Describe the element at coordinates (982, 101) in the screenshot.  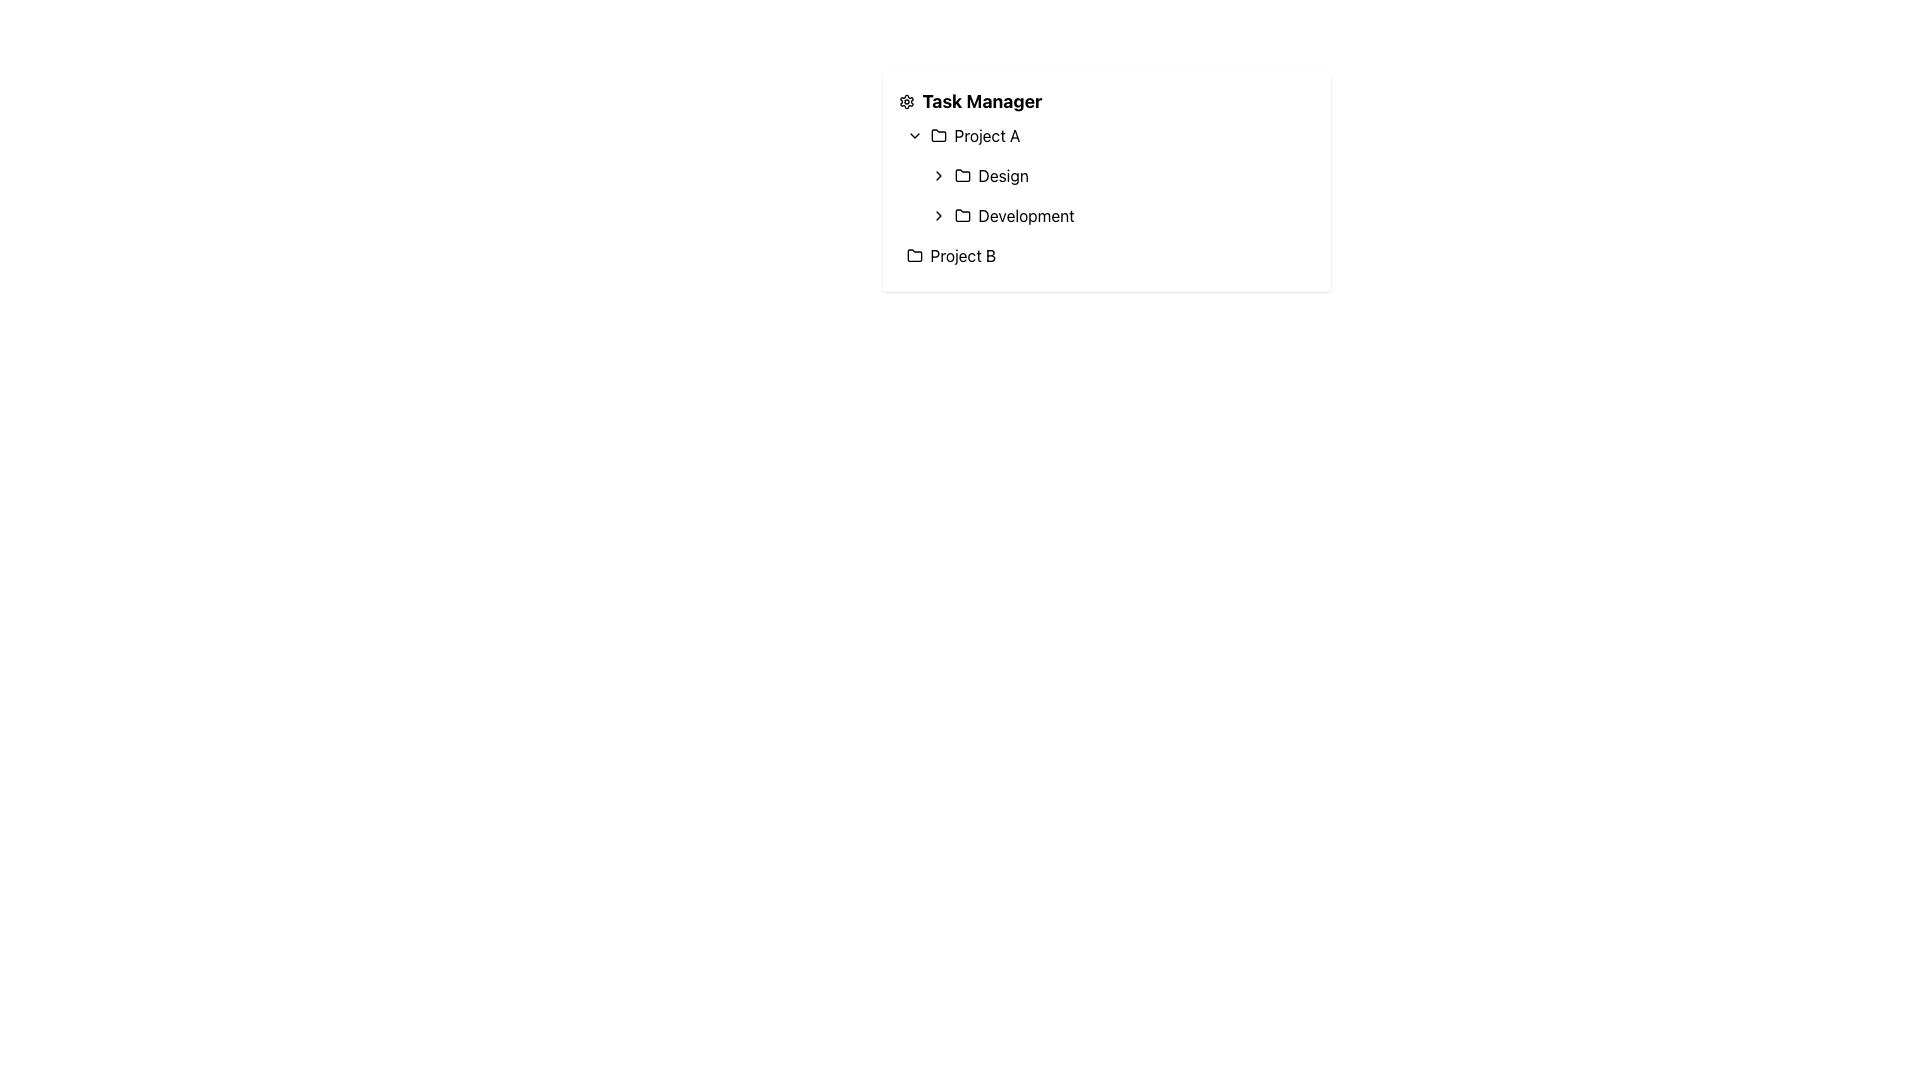
I see `the 'Task Manager' text label, which is styled prominently with a bold and larger font, located at the top of the content area and accompanied by a gear icon on its left` at that location.